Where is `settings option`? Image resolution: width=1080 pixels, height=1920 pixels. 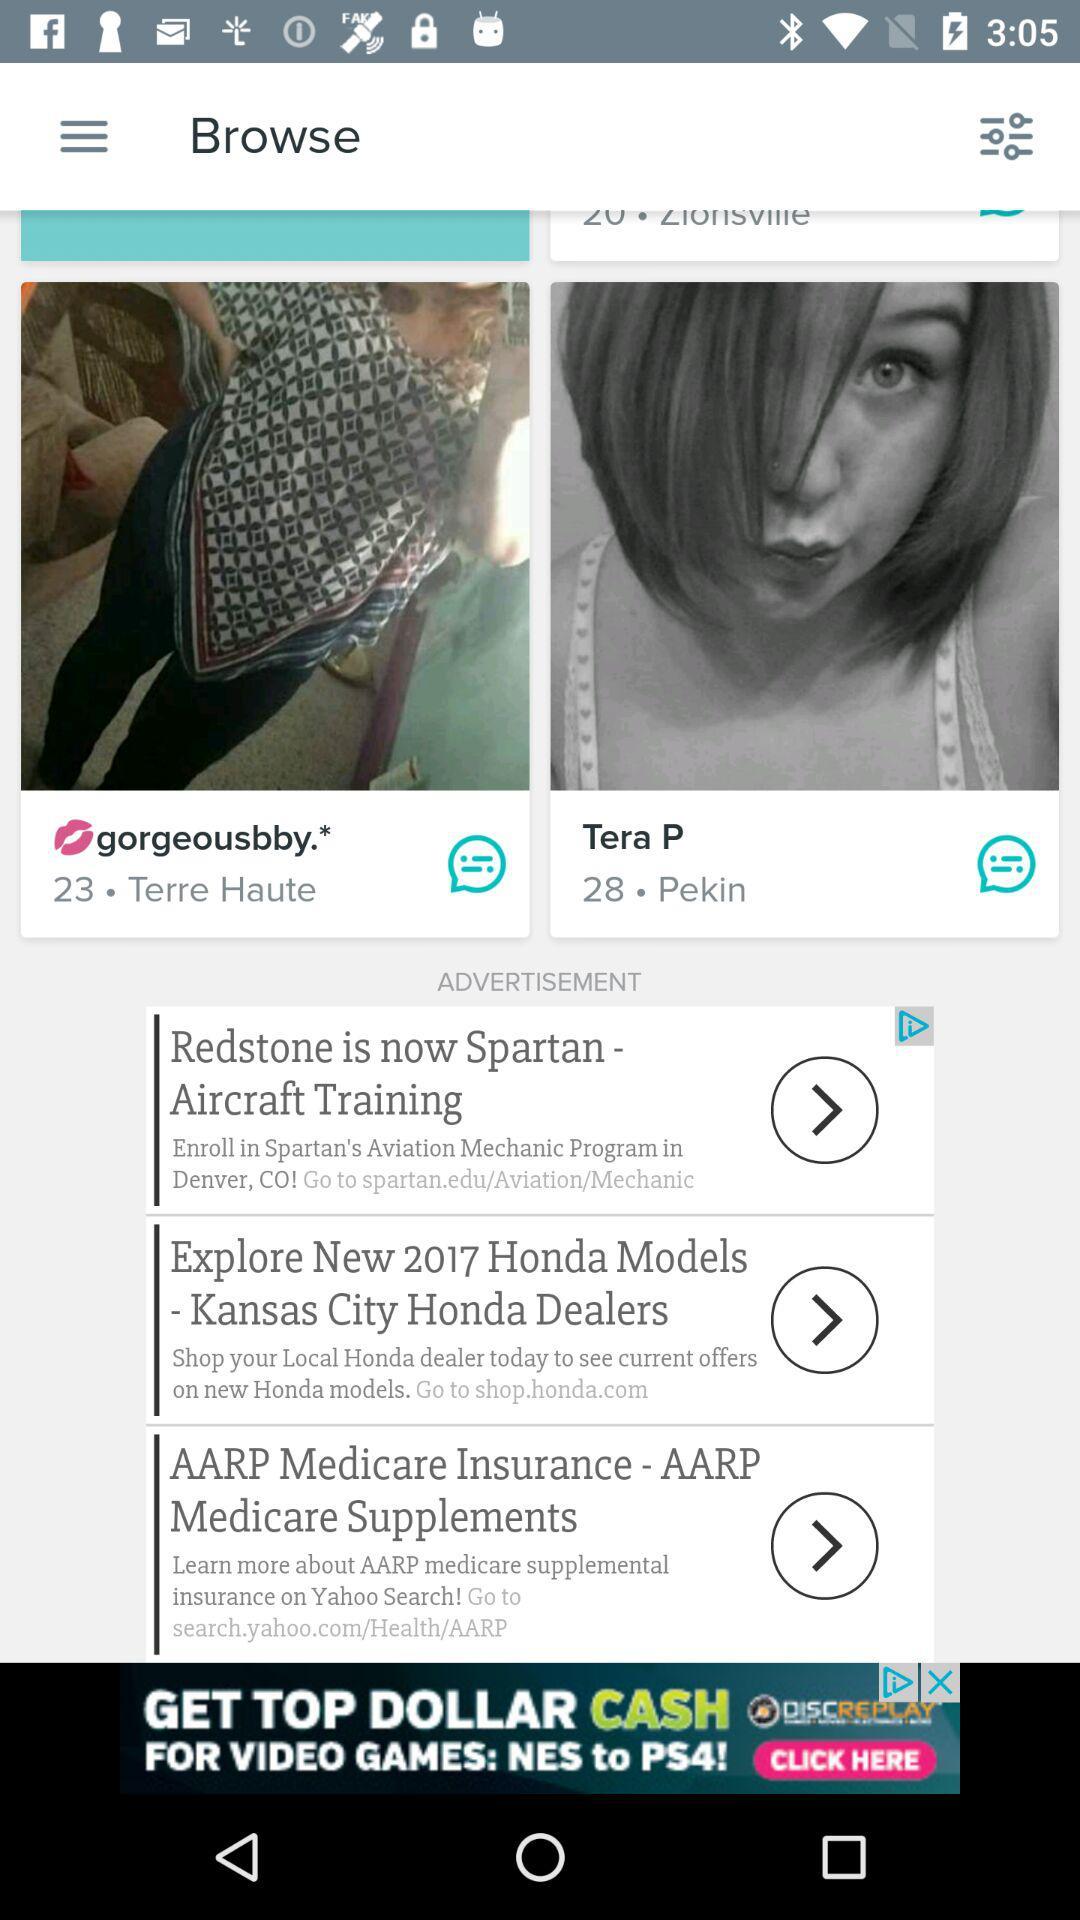
settings option is located at coordinates (83, 135).